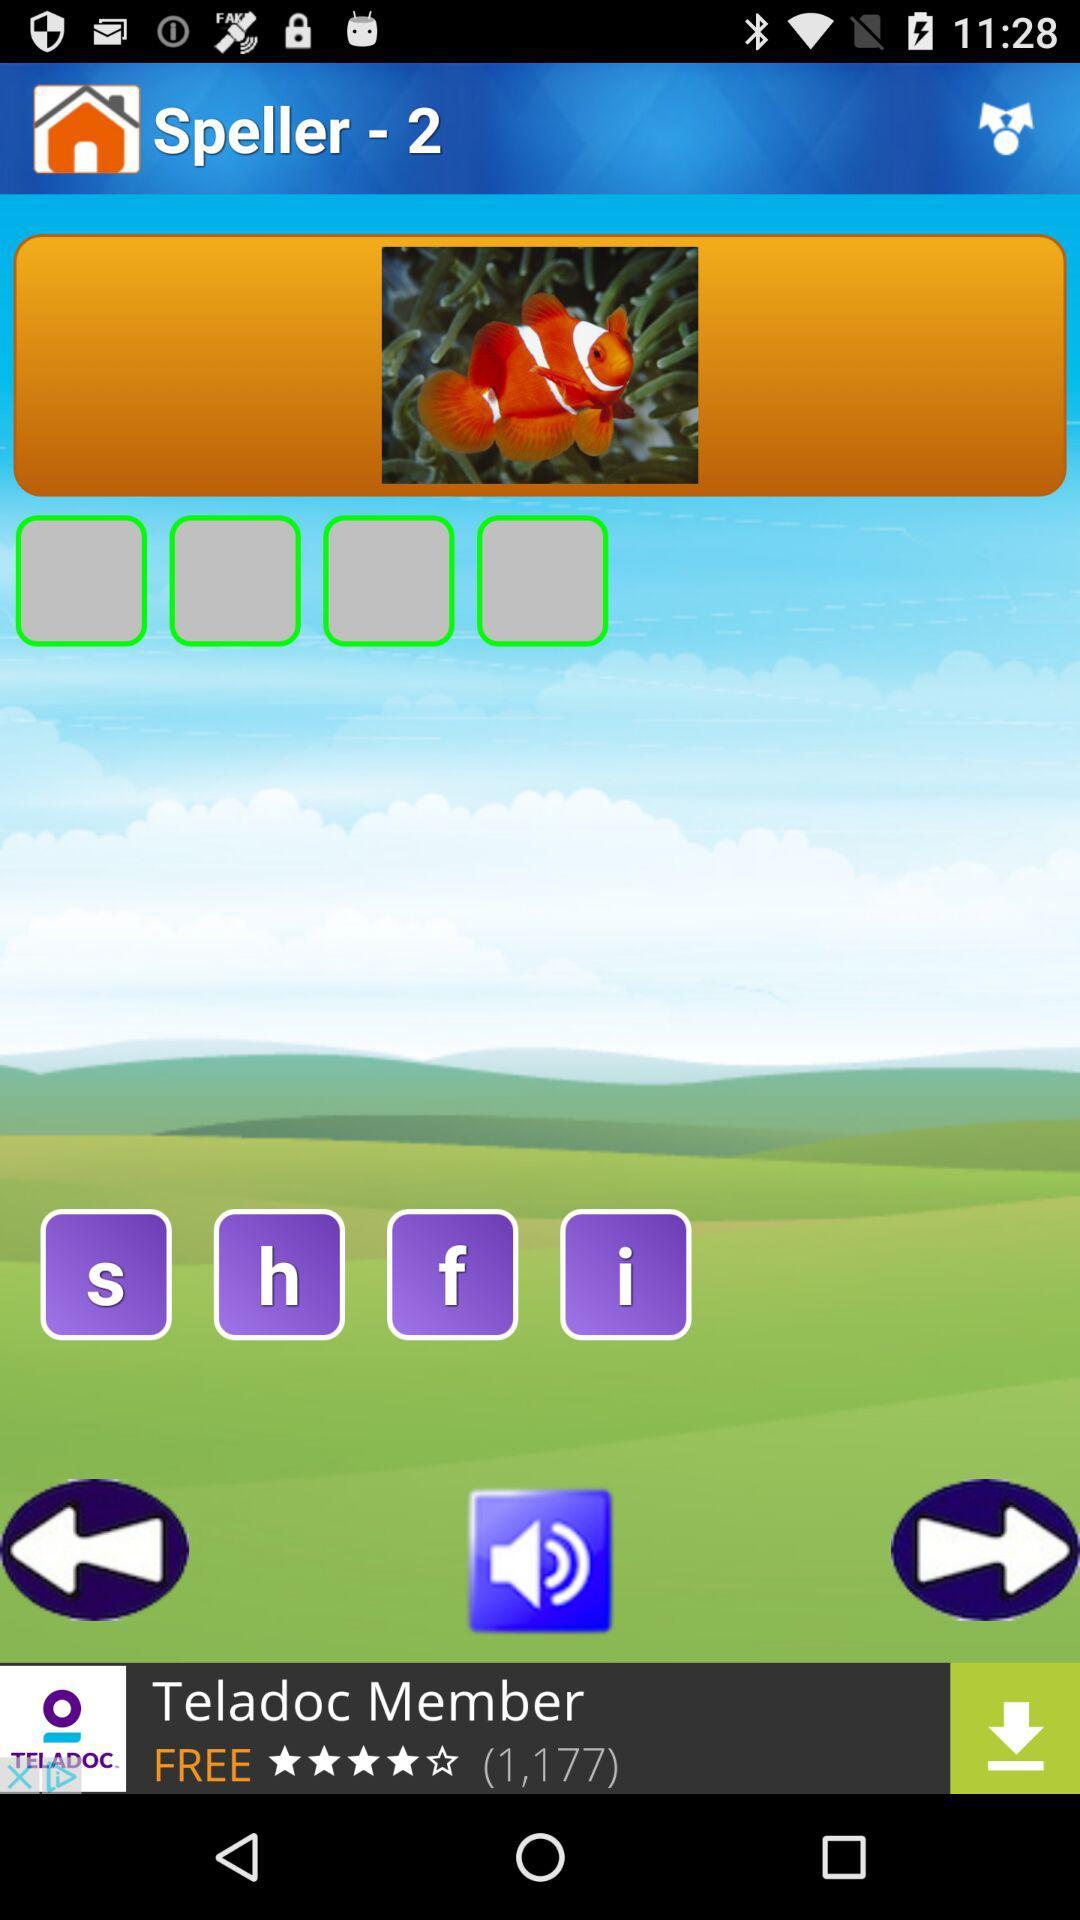 This screenshot has width=1080, height=1920. Describe the element at coordinates (540, 1556) in the screenshot. I see `play` at that location.